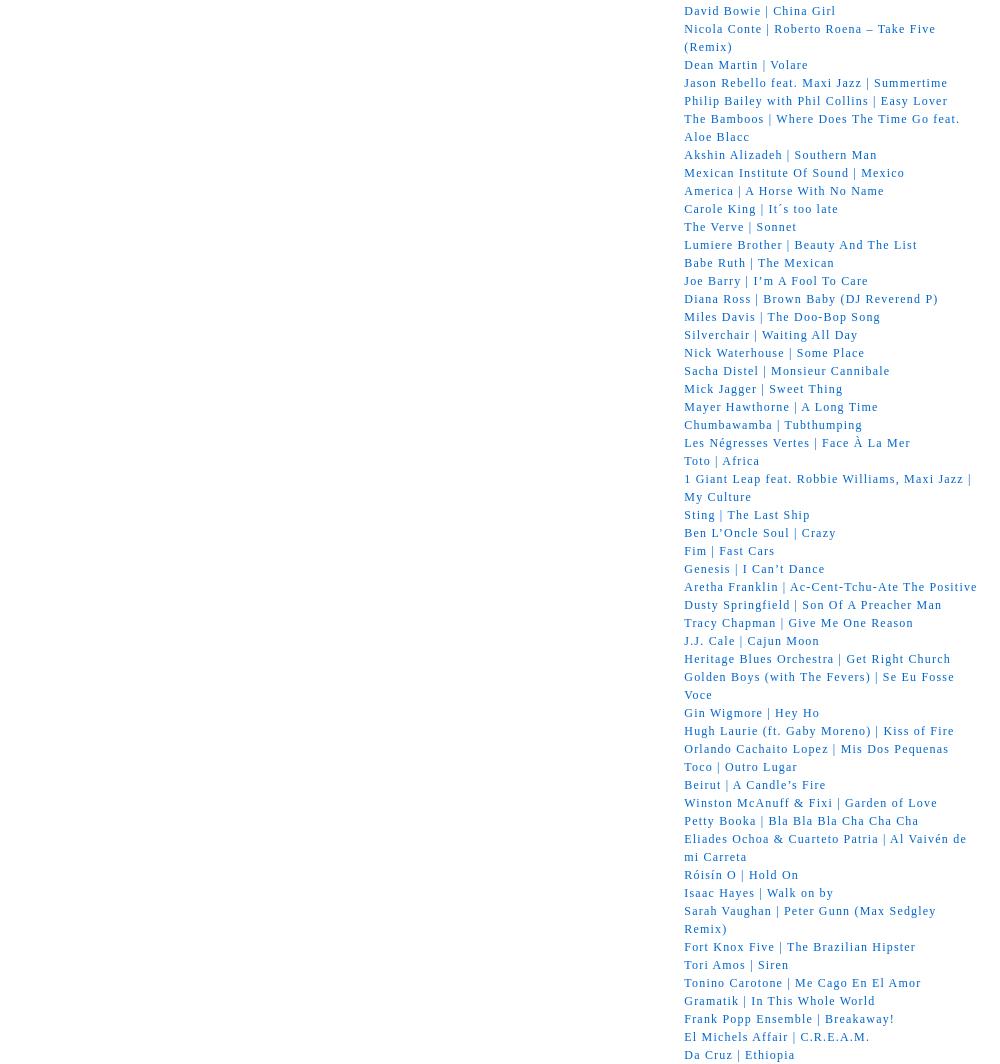  What do you see at coordinates (794, 172) in the screenshot?
I see `'Mexican Institute Of Sound | Mexico'` at bounding box center [794, 172].